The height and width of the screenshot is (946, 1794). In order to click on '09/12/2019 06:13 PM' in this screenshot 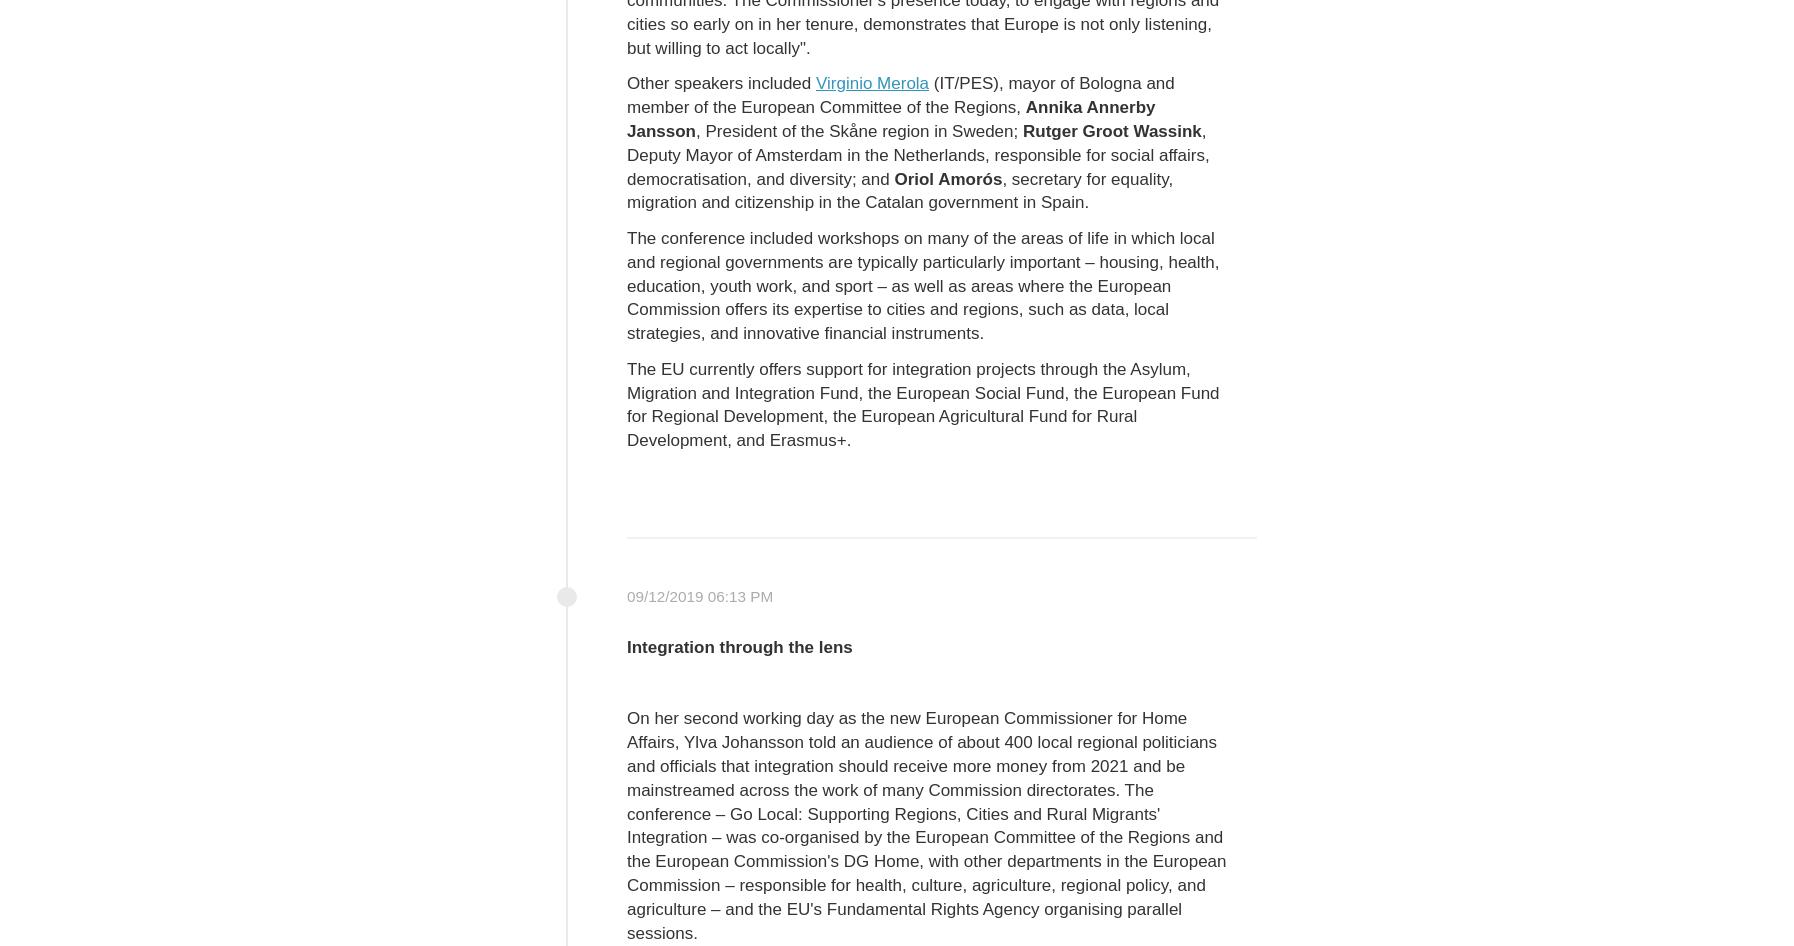, I will do `click(700, 595)`.